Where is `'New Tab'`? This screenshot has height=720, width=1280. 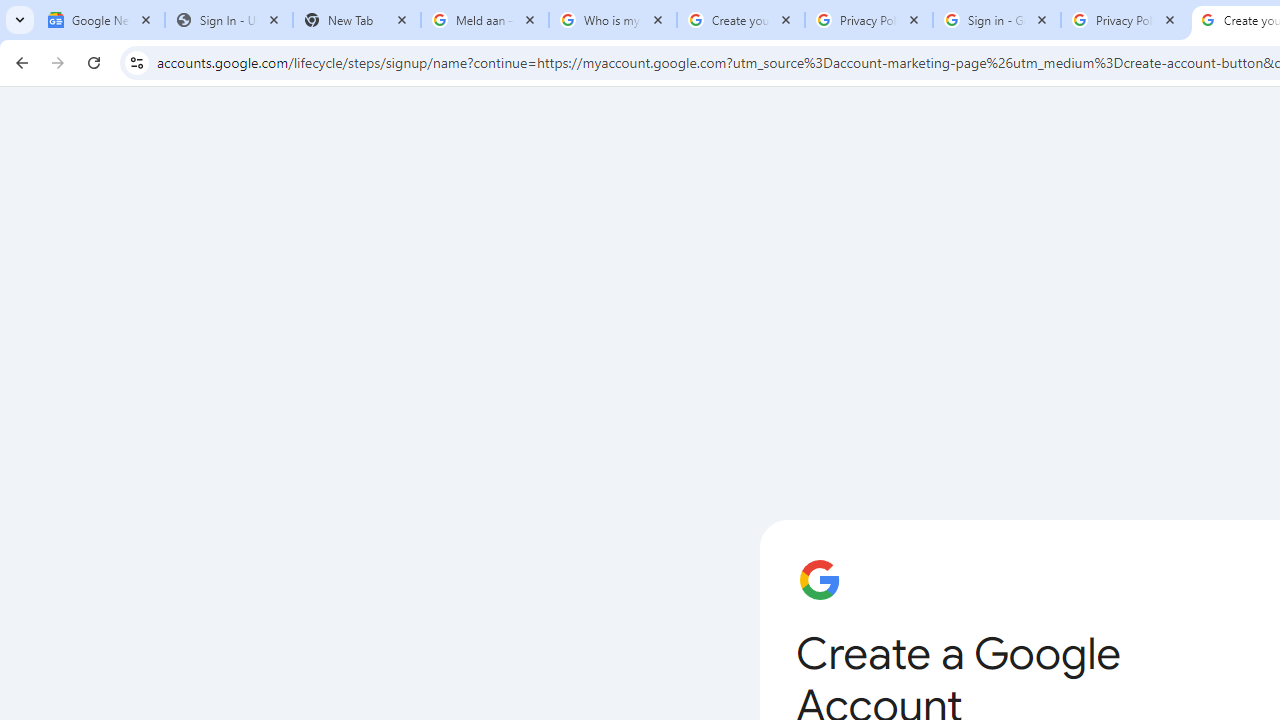 'New Tab' is located at coordinates (357, 20).